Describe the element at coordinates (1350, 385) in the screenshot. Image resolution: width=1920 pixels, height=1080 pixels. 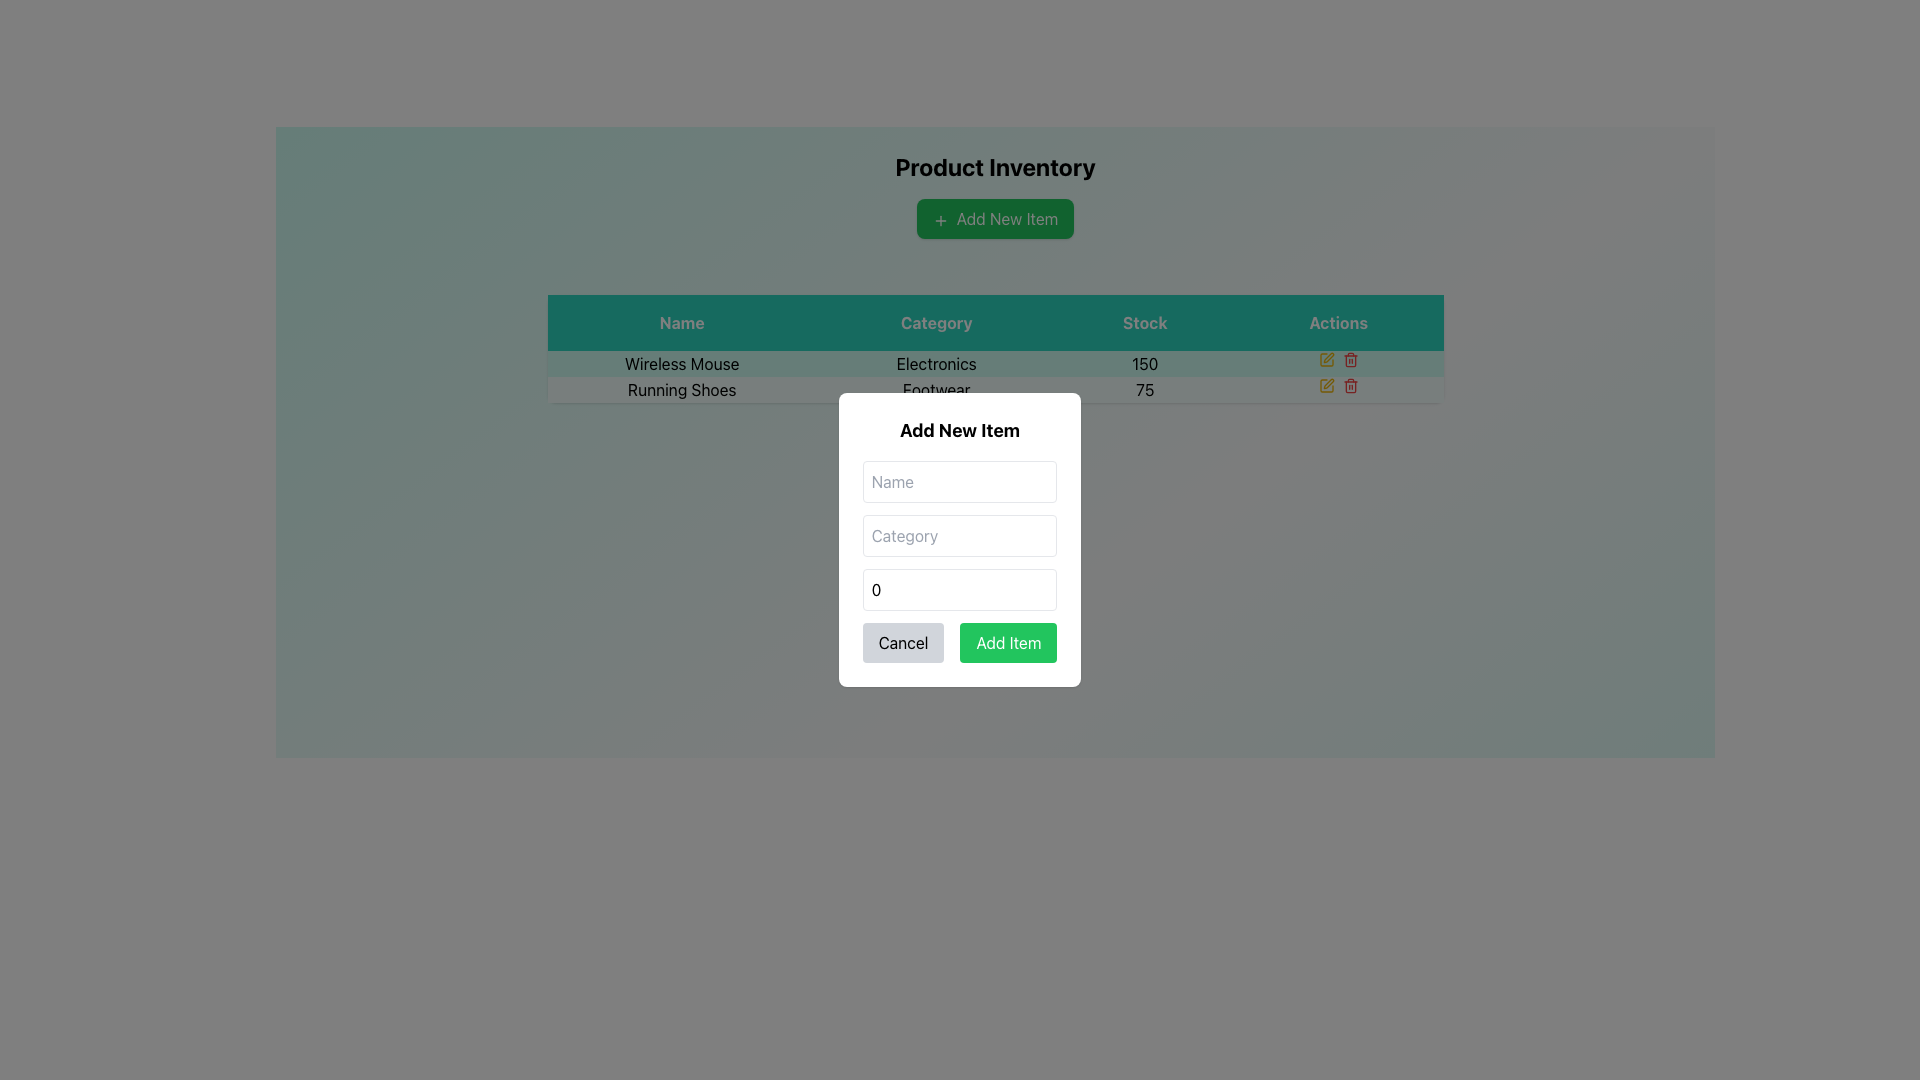
I see `the trash icon button in the 'Actions' column of the second row` at that location.